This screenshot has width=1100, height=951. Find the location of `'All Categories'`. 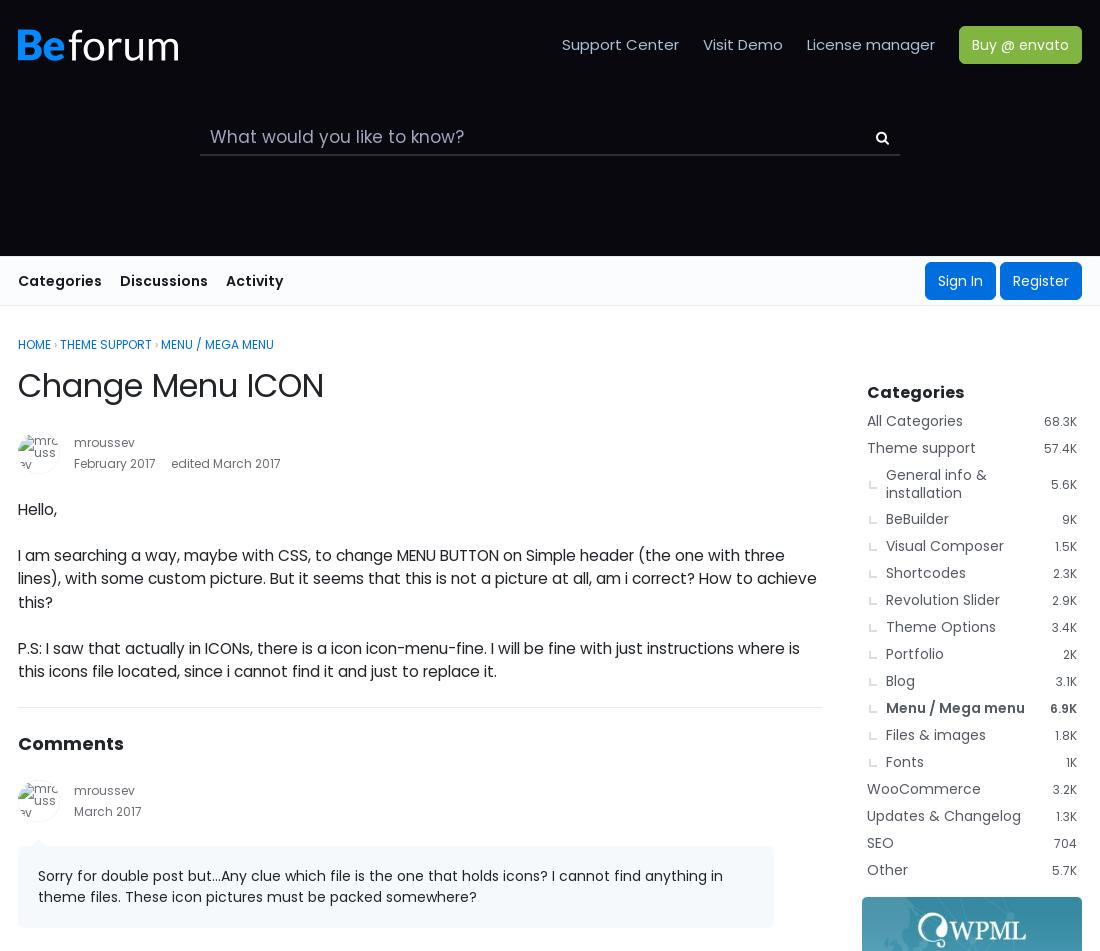

'All Categories' is located at coordinates (914, 421).